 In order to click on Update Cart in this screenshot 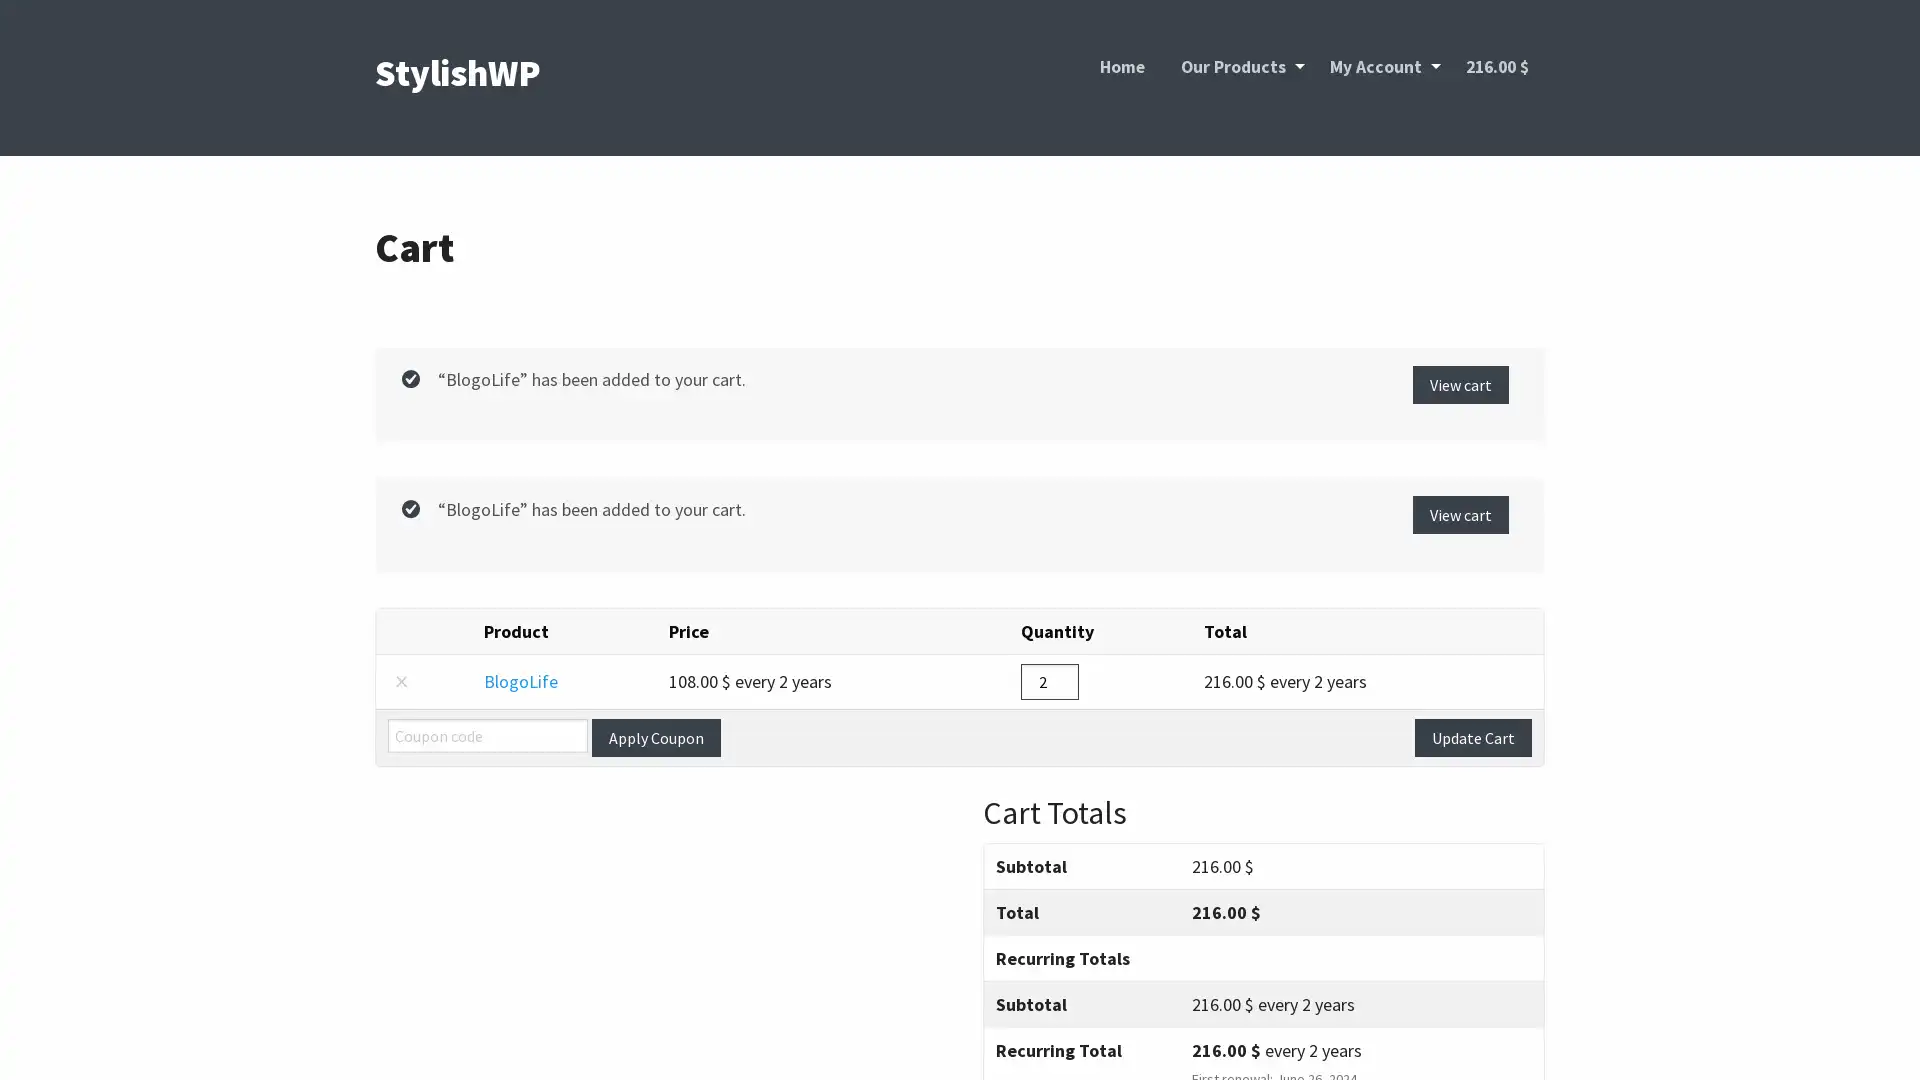, I will do `click(1473, 736)`.